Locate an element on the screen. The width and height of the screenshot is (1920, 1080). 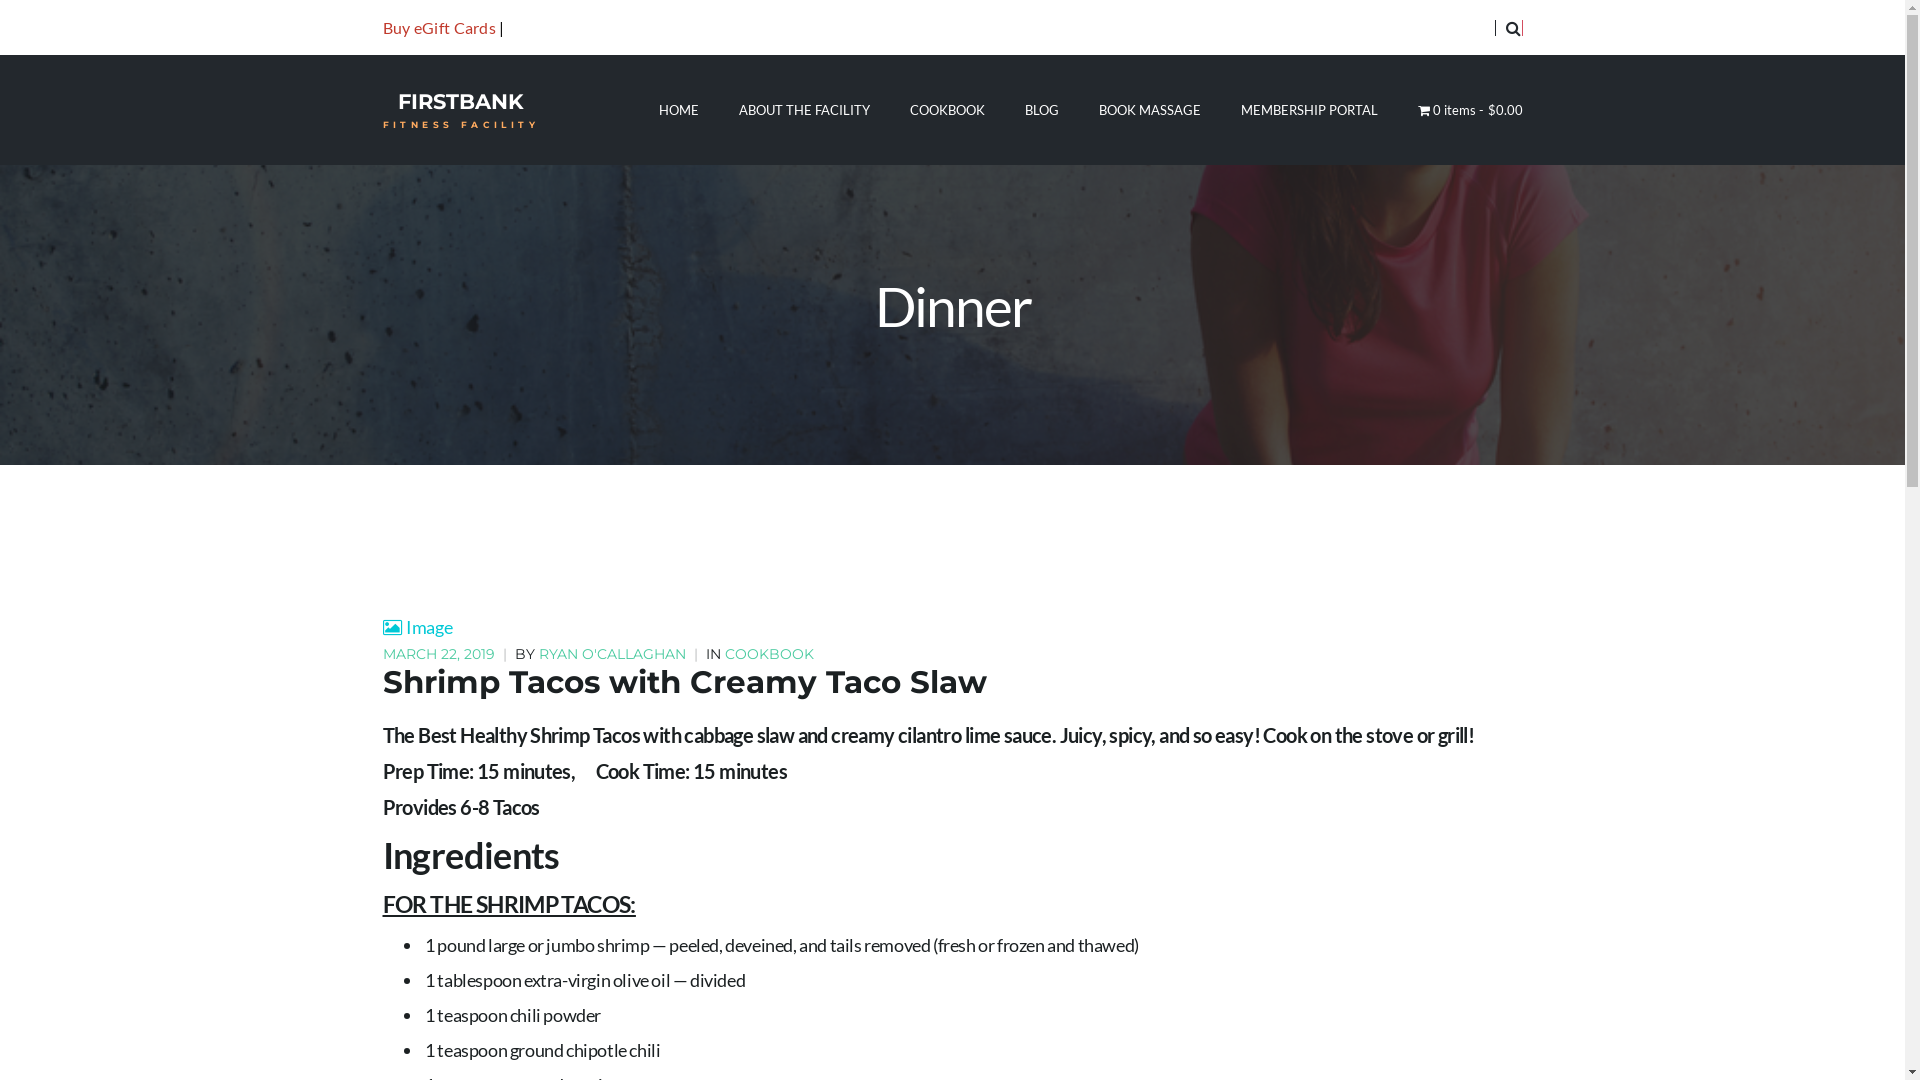
'FIRSTBANK is located at coordinates (459, 110).